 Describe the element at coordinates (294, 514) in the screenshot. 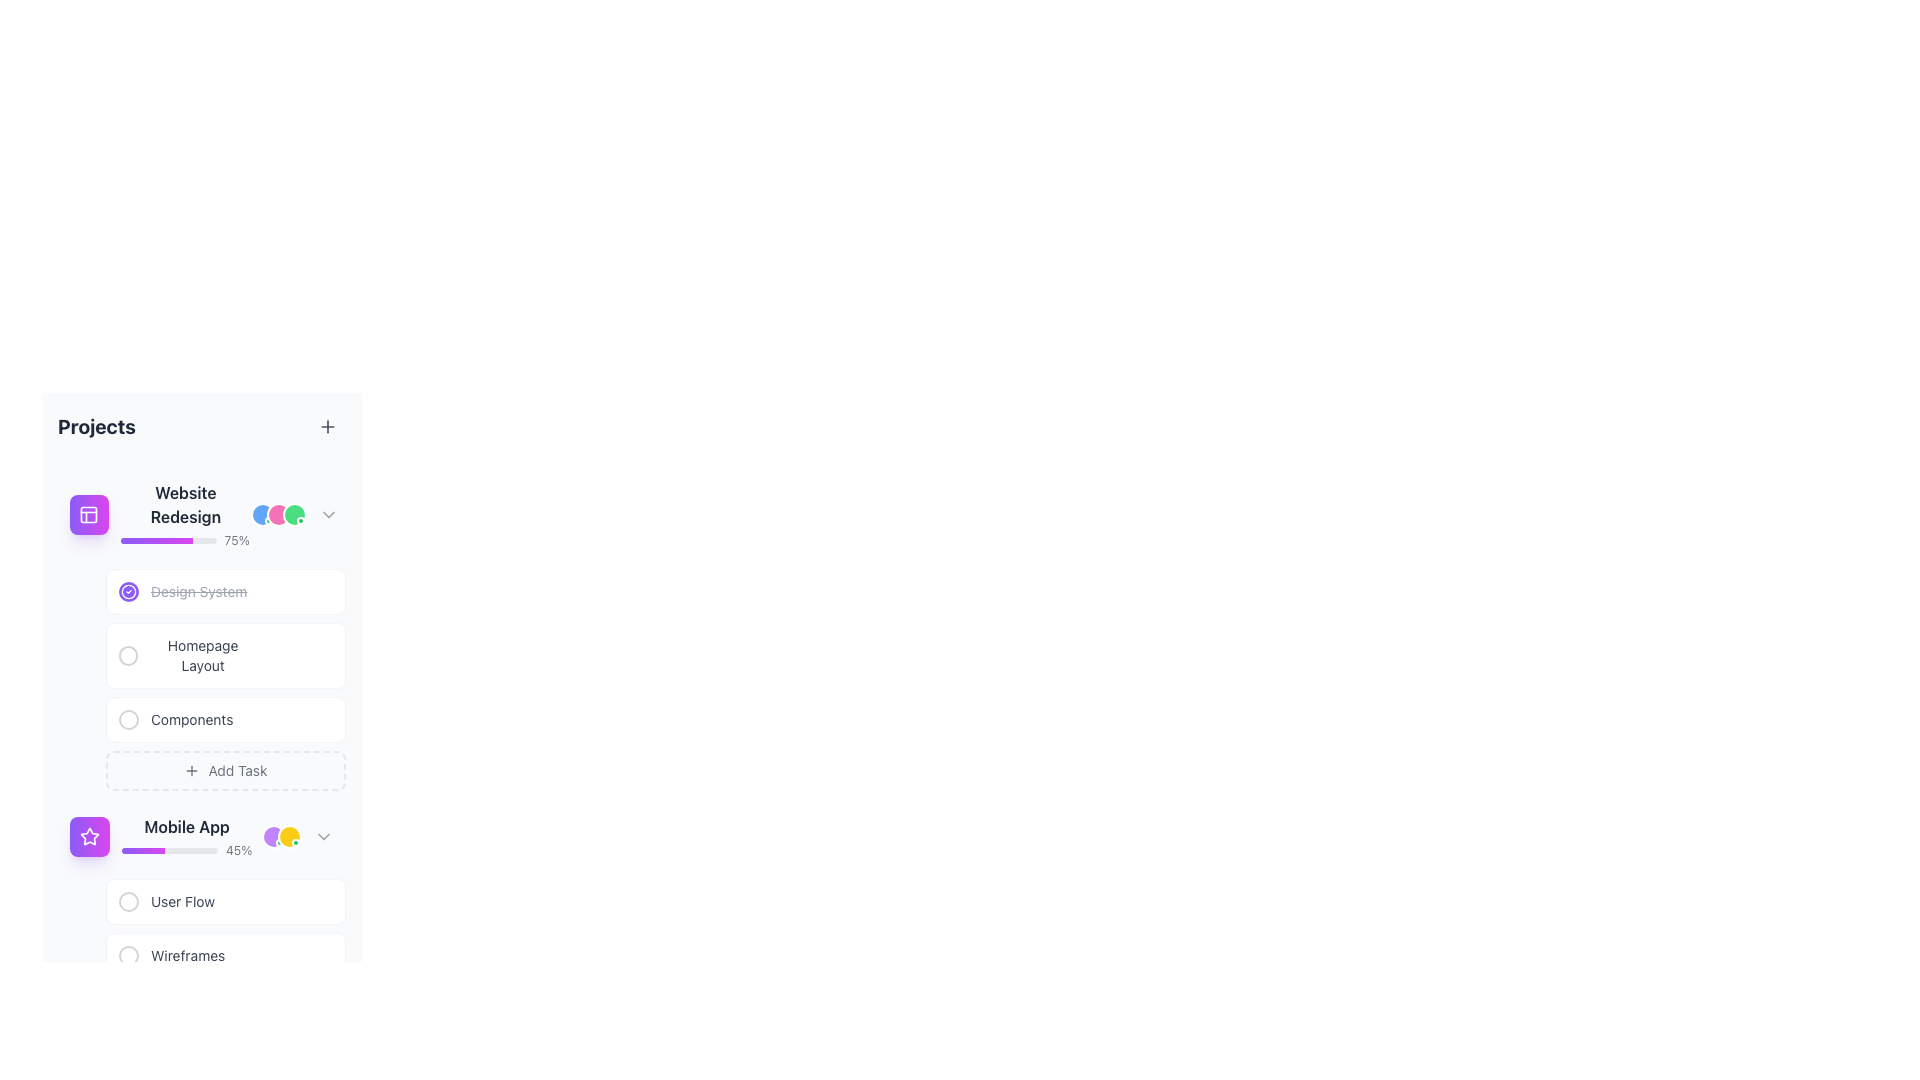

I see `the last circular profile indicator representing the online or active status of a user or task, which is located above the 'Website Redesign' project description` at that location.